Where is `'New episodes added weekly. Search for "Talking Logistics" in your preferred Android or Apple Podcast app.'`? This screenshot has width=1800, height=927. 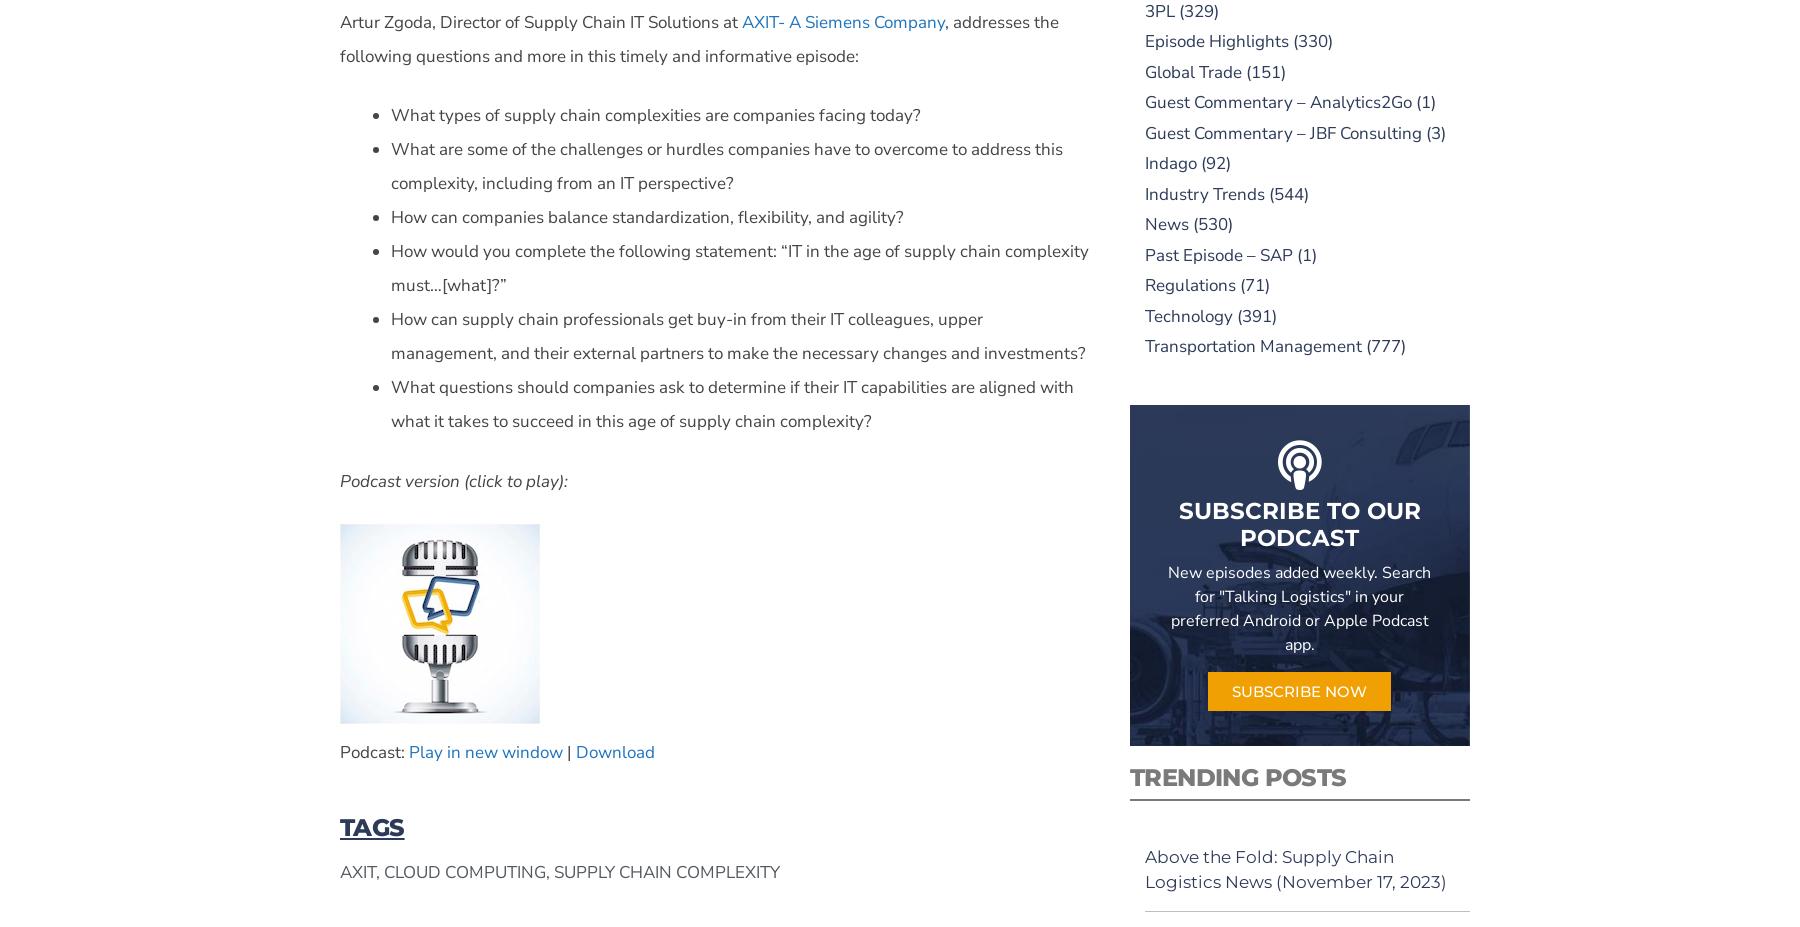
'New episodes added weekly. Search for "Talking Logistics" in your preferred Android or Apple Podcast app.' is located at coordinates (1167, 608).